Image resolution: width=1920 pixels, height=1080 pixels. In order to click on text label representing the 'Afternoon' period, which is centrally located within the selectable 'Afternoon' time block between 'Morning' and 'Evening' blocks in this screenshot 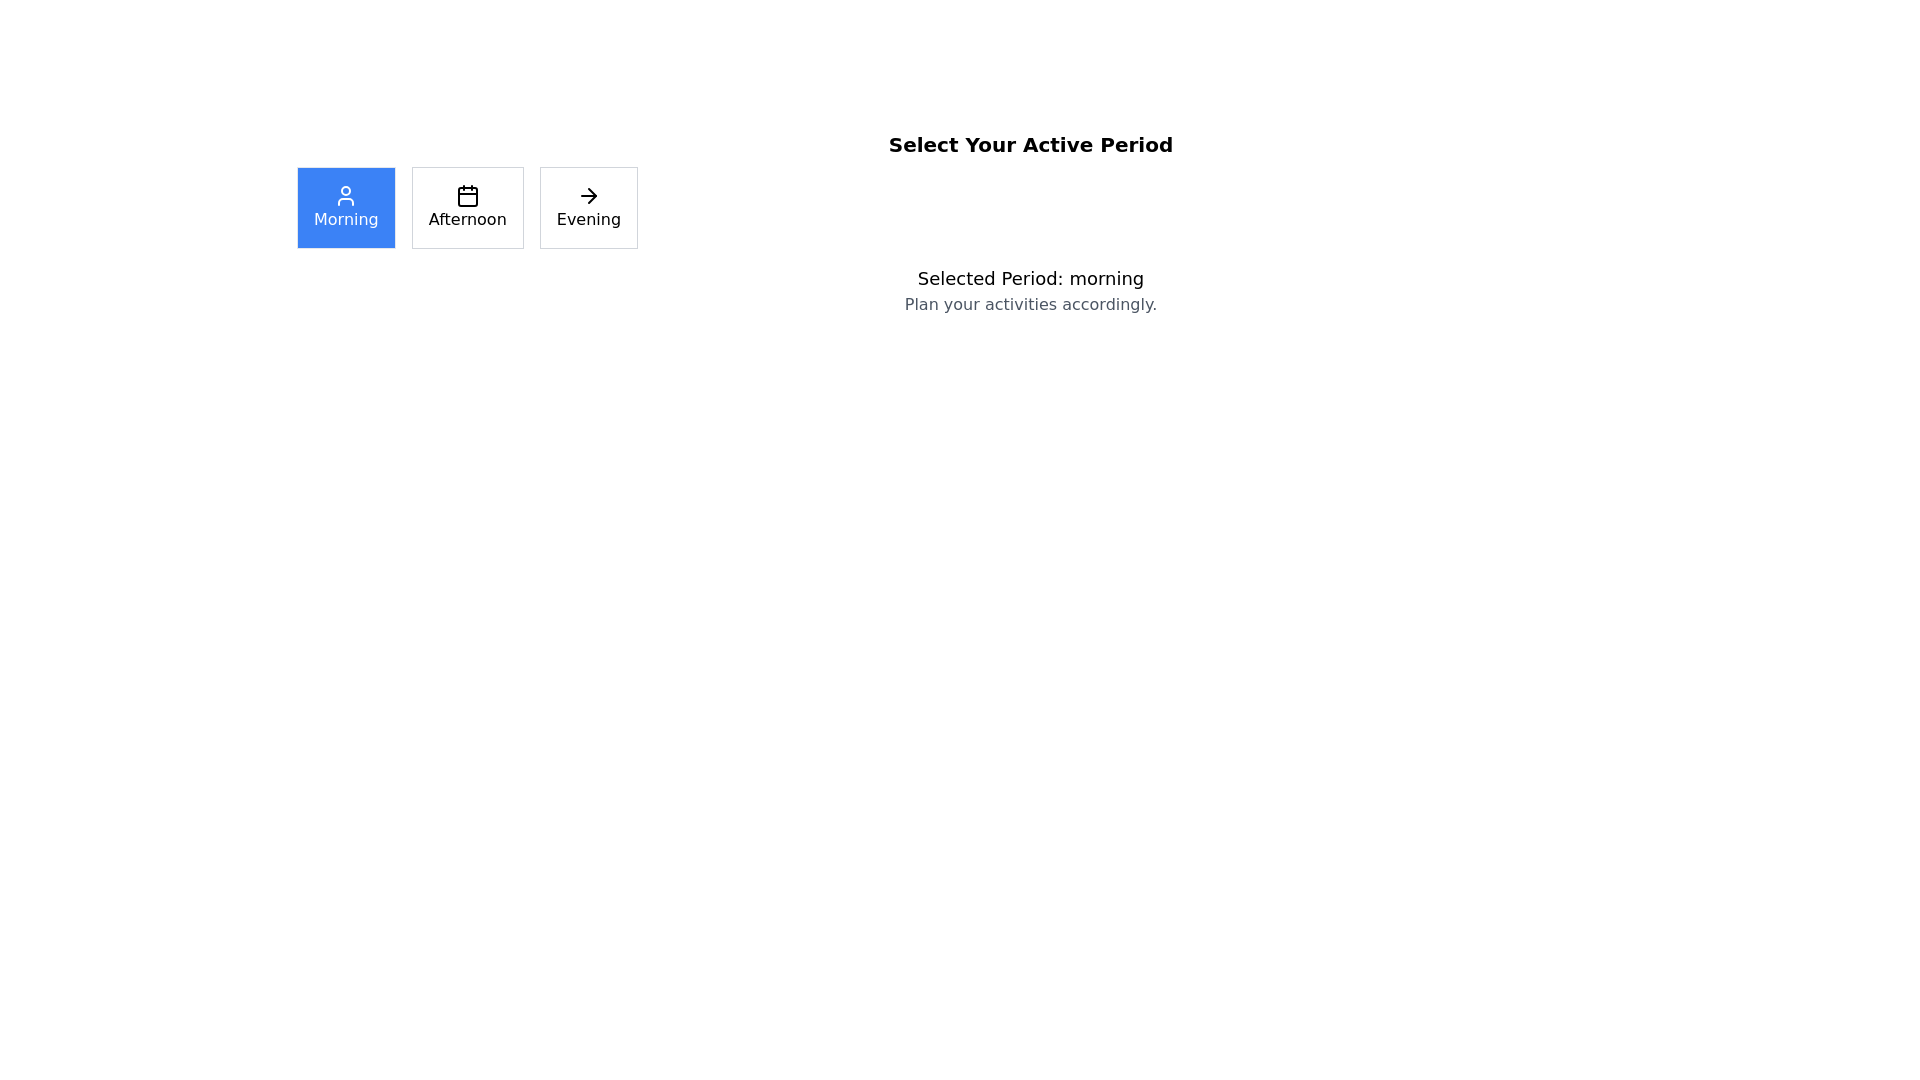, I will do `click(466, 219)`.